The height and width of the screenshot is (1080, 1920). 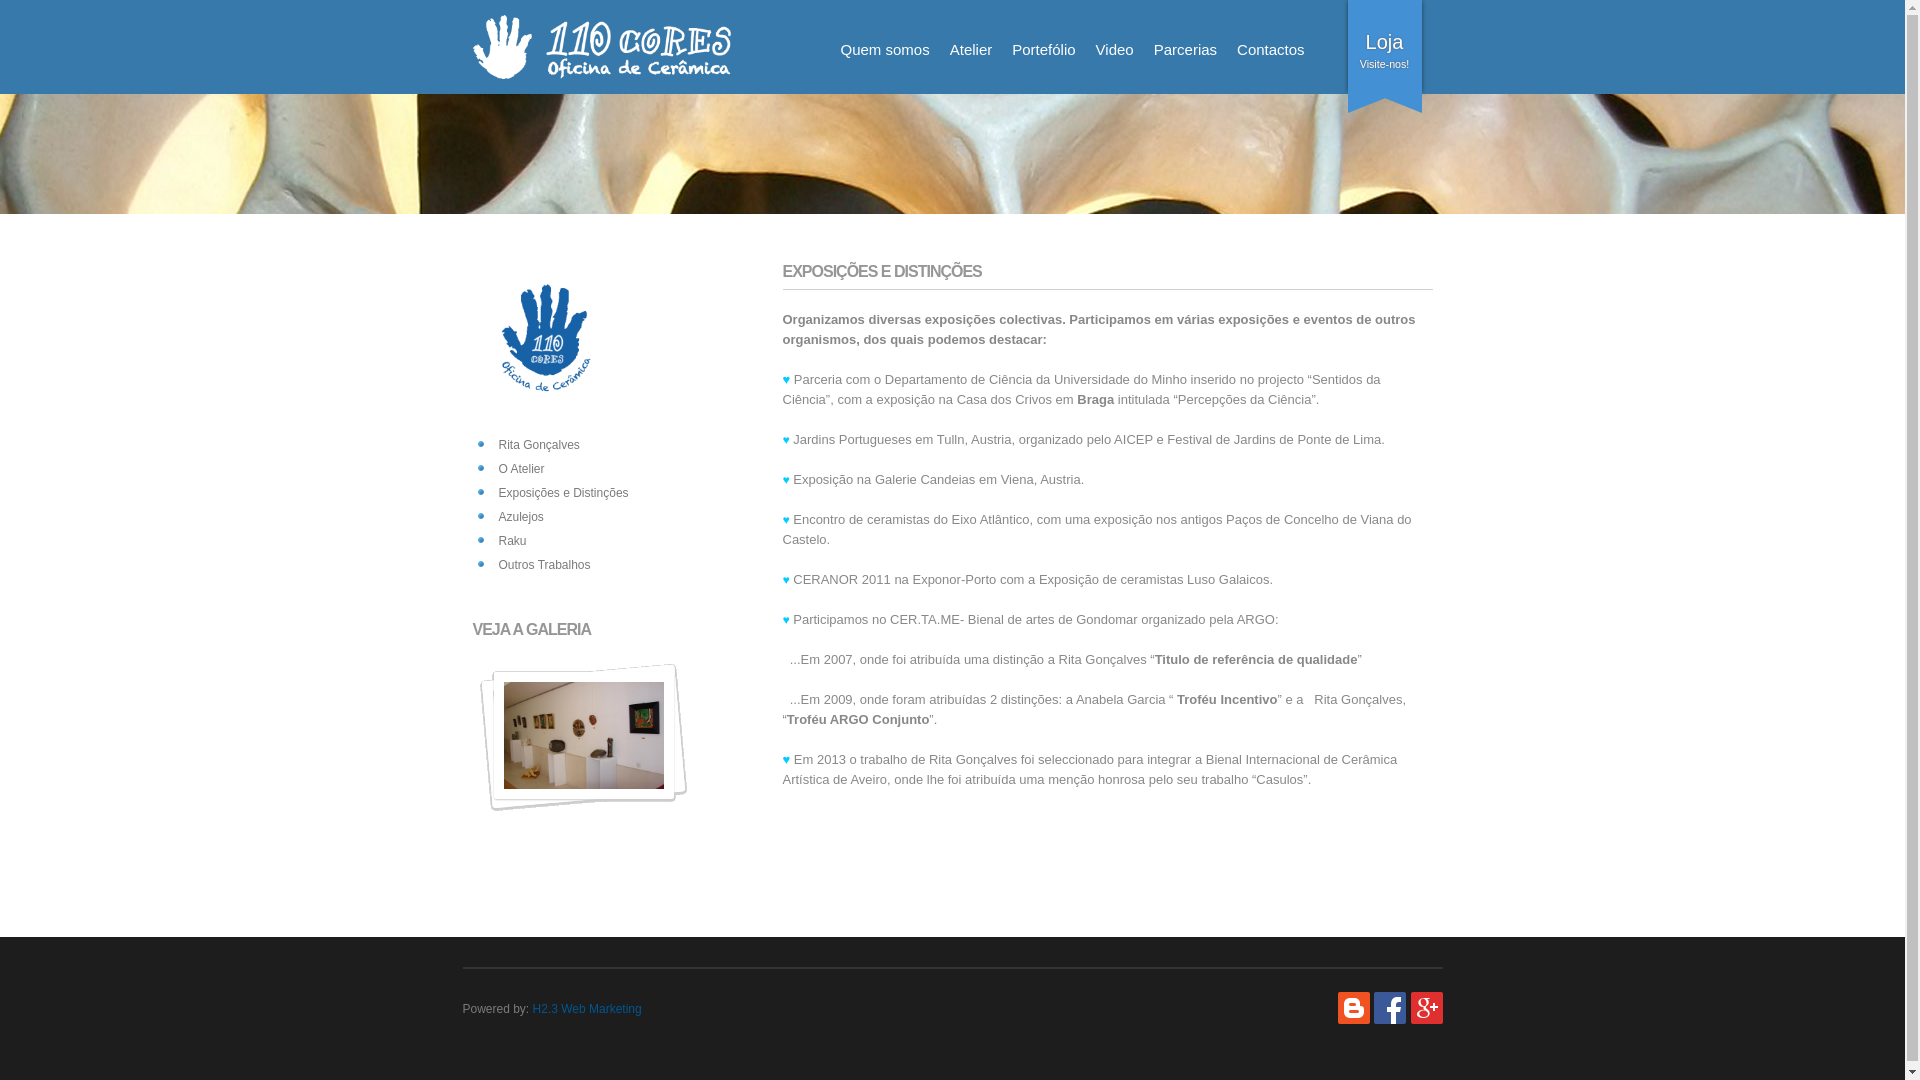 I want to click on 'H2.3 Web Marketing', so click(x=586, y=1009).